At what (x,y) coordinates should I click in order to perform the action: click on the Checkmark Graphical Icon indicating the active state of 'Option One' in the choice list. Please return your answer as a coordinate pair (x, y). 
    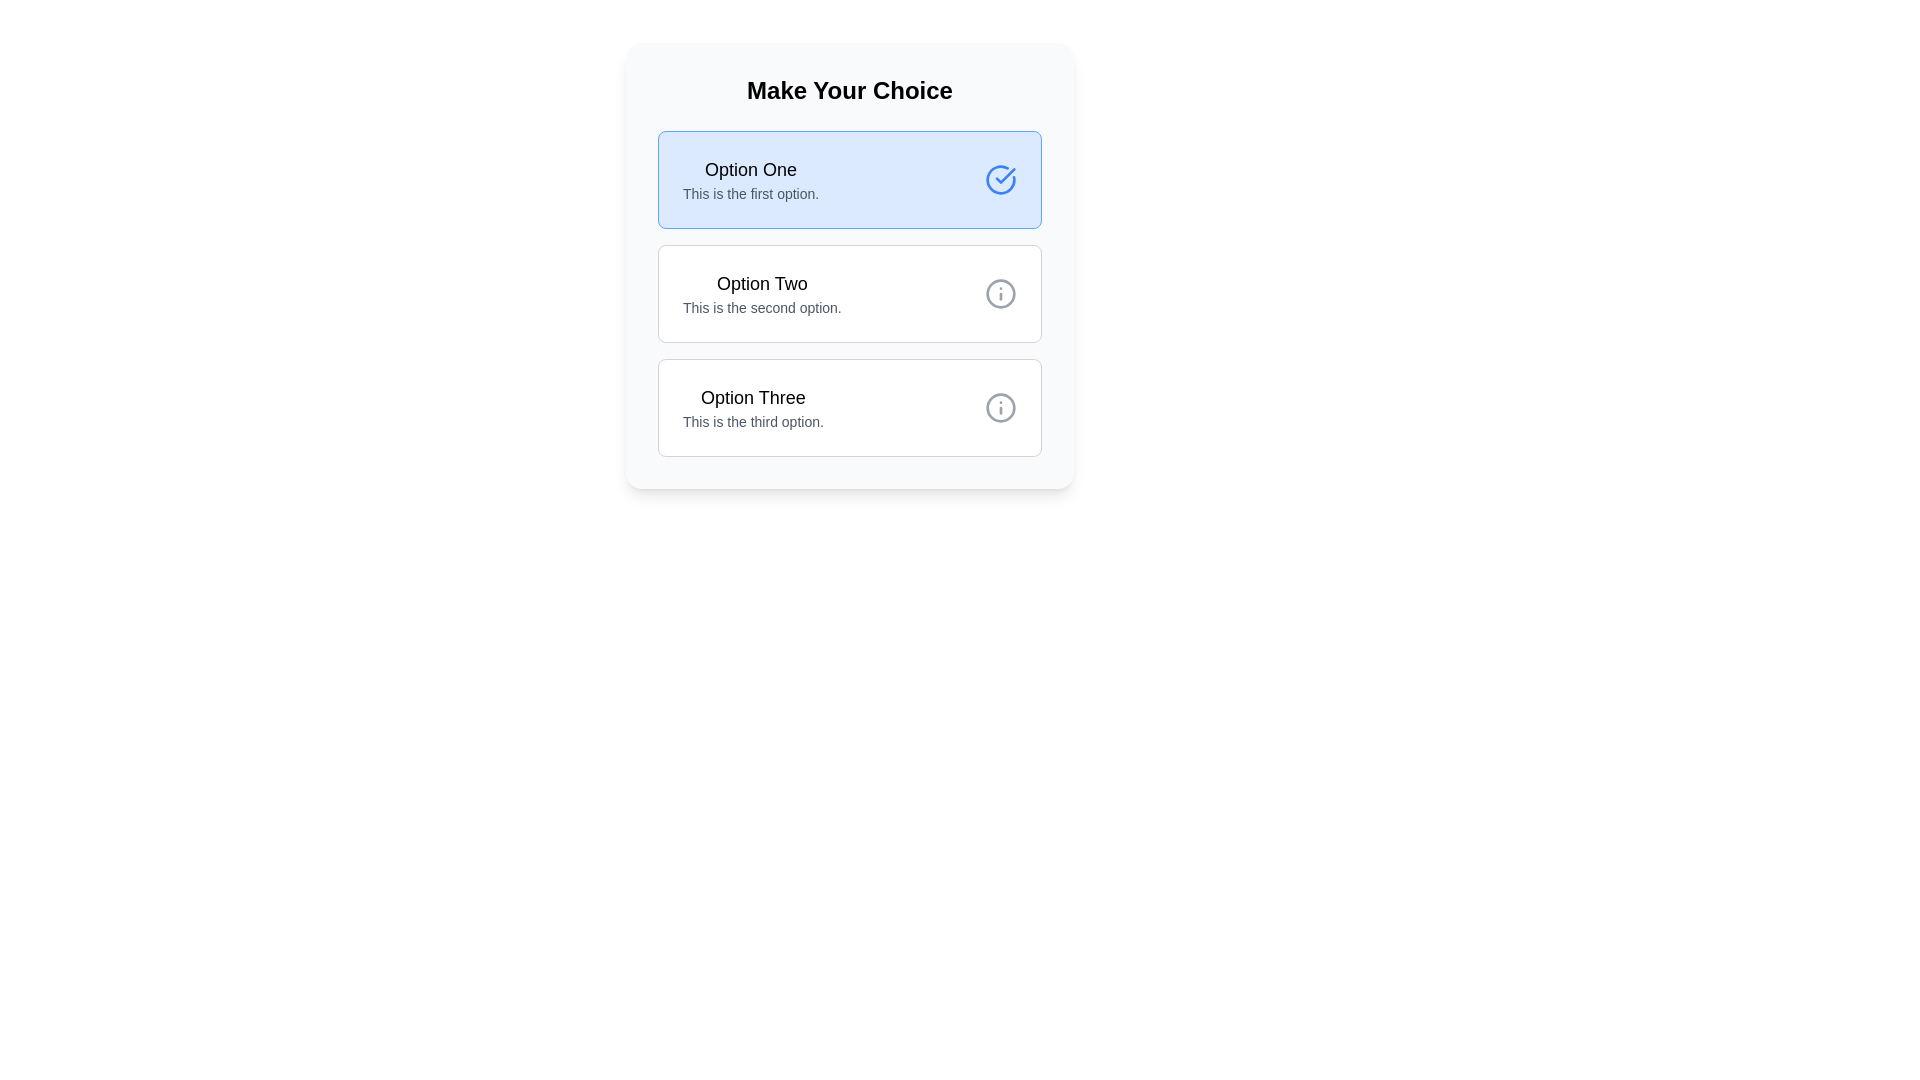
    Looking at the image, I should click on (1005, 175).